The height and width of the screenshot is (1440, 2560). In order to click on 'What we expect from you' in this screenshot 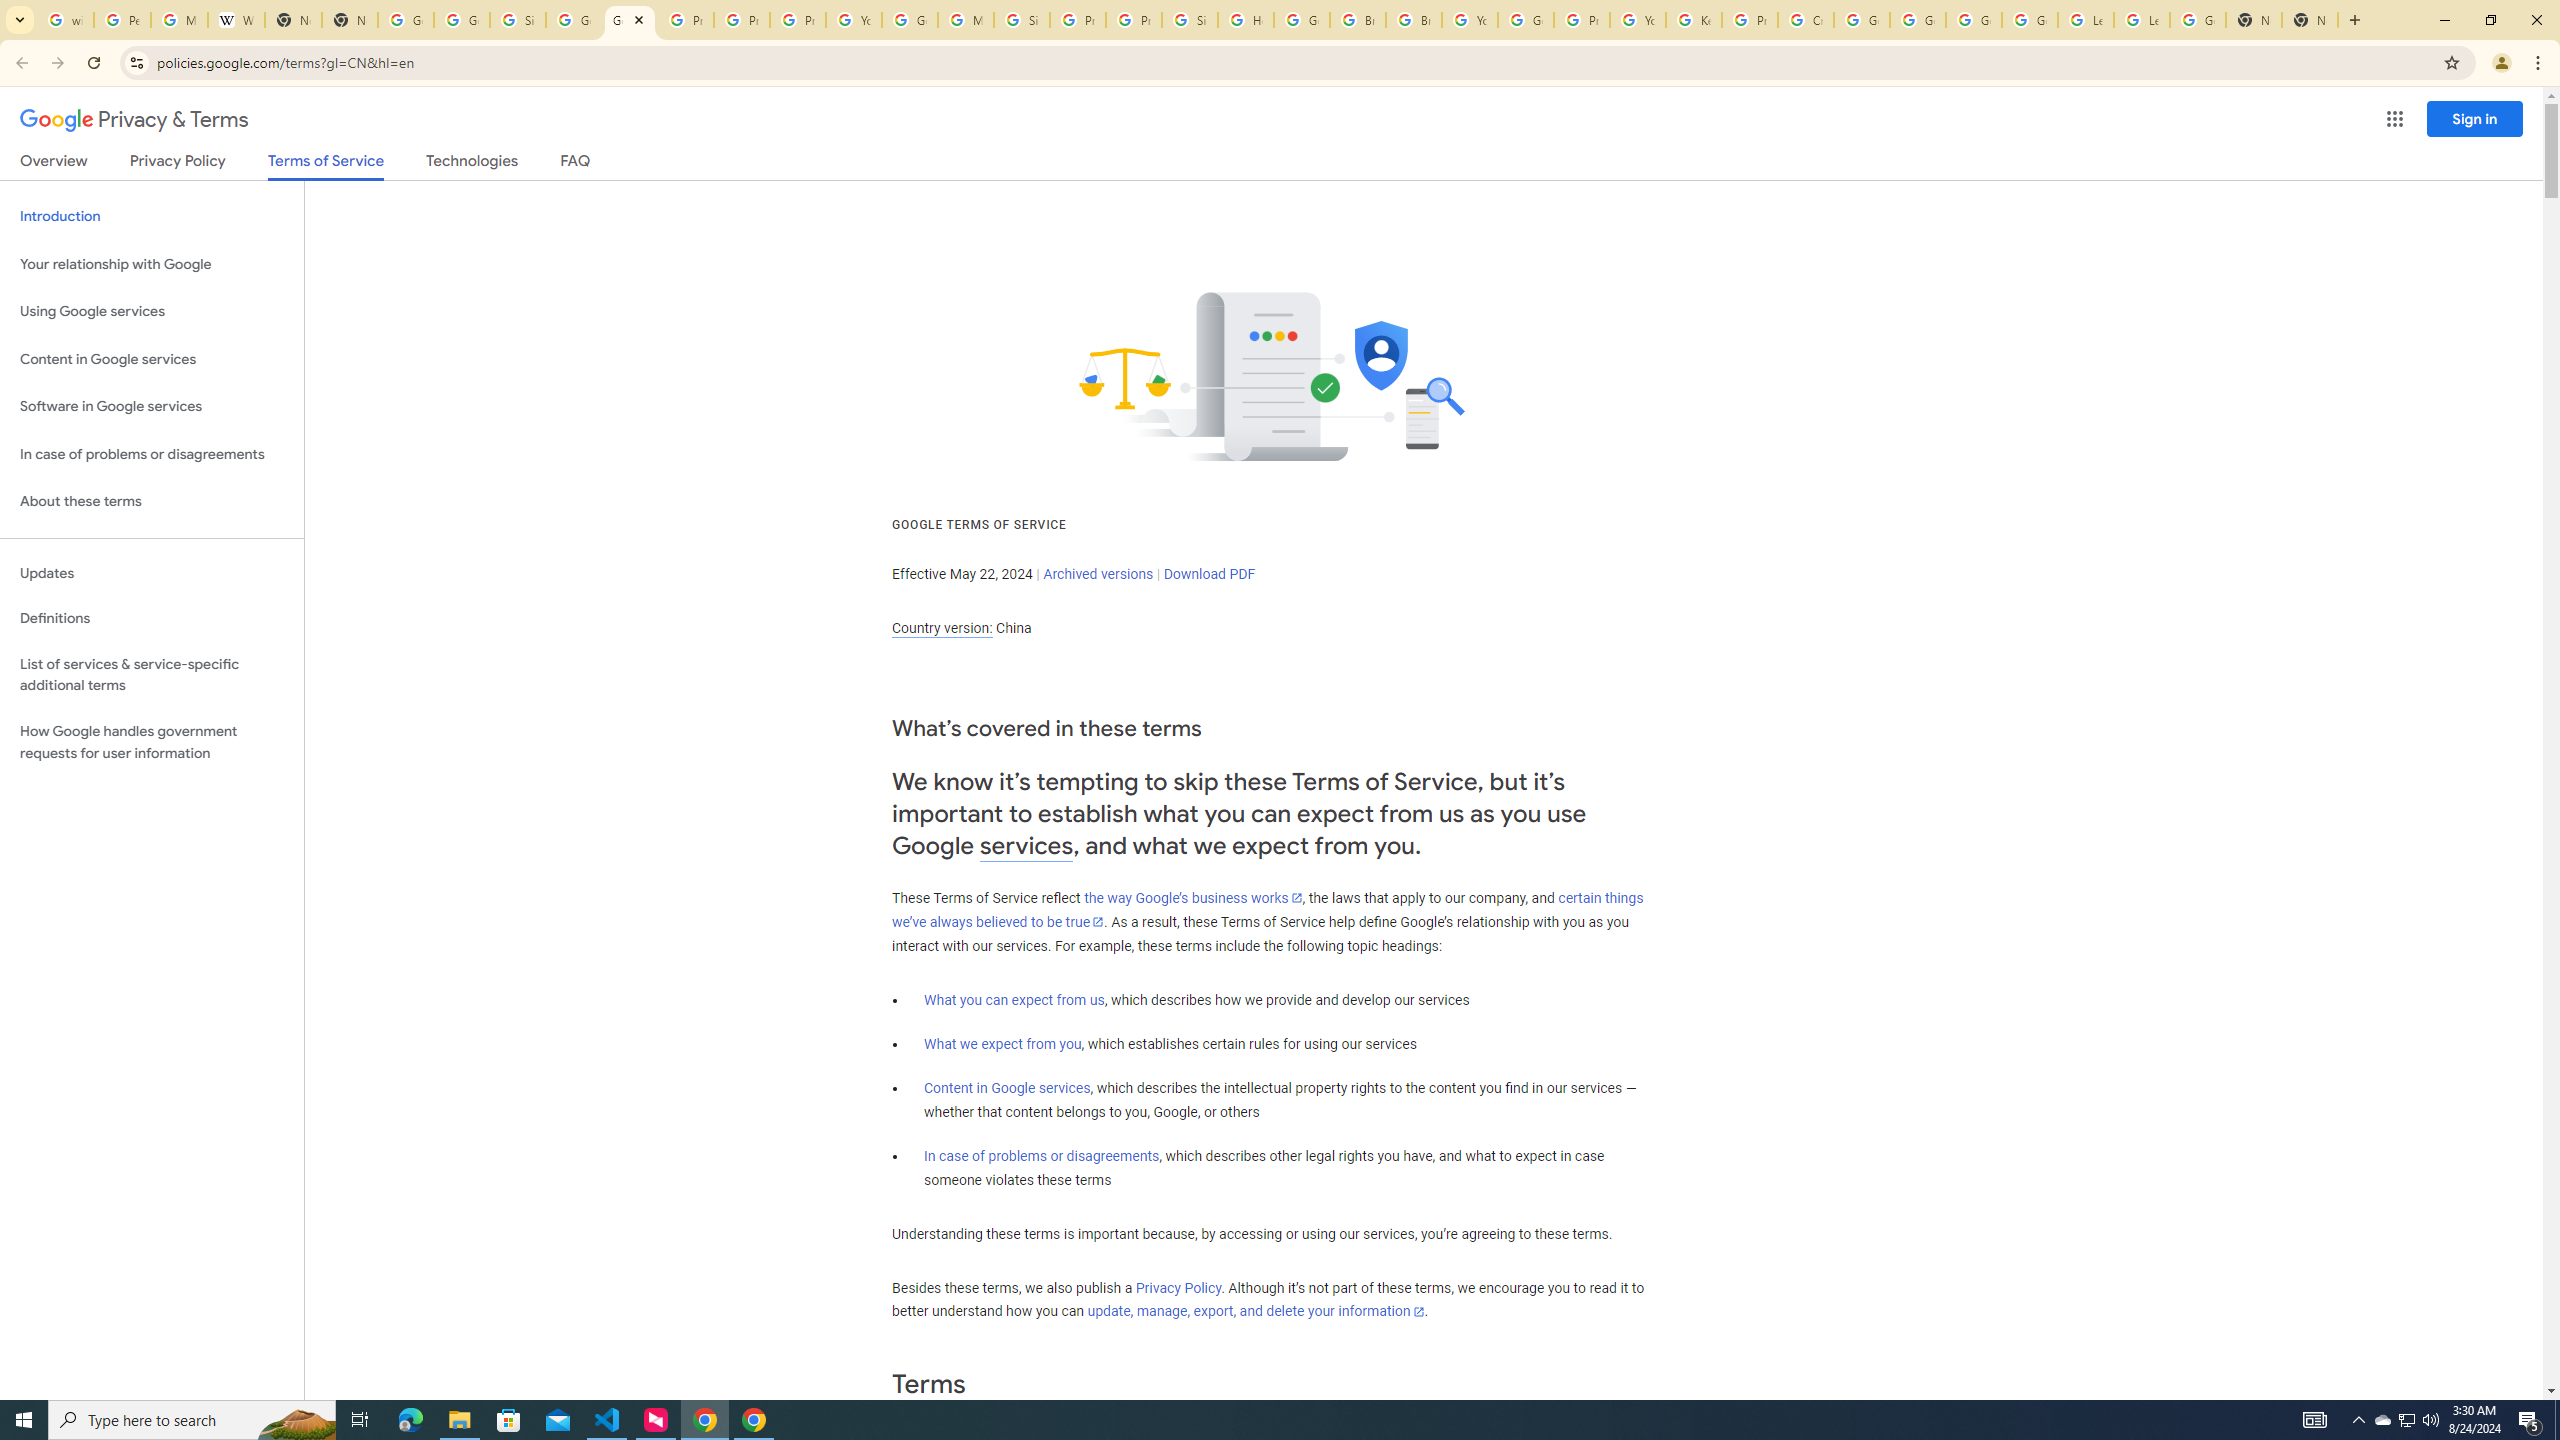, I will do `click(1002, 1043)`.